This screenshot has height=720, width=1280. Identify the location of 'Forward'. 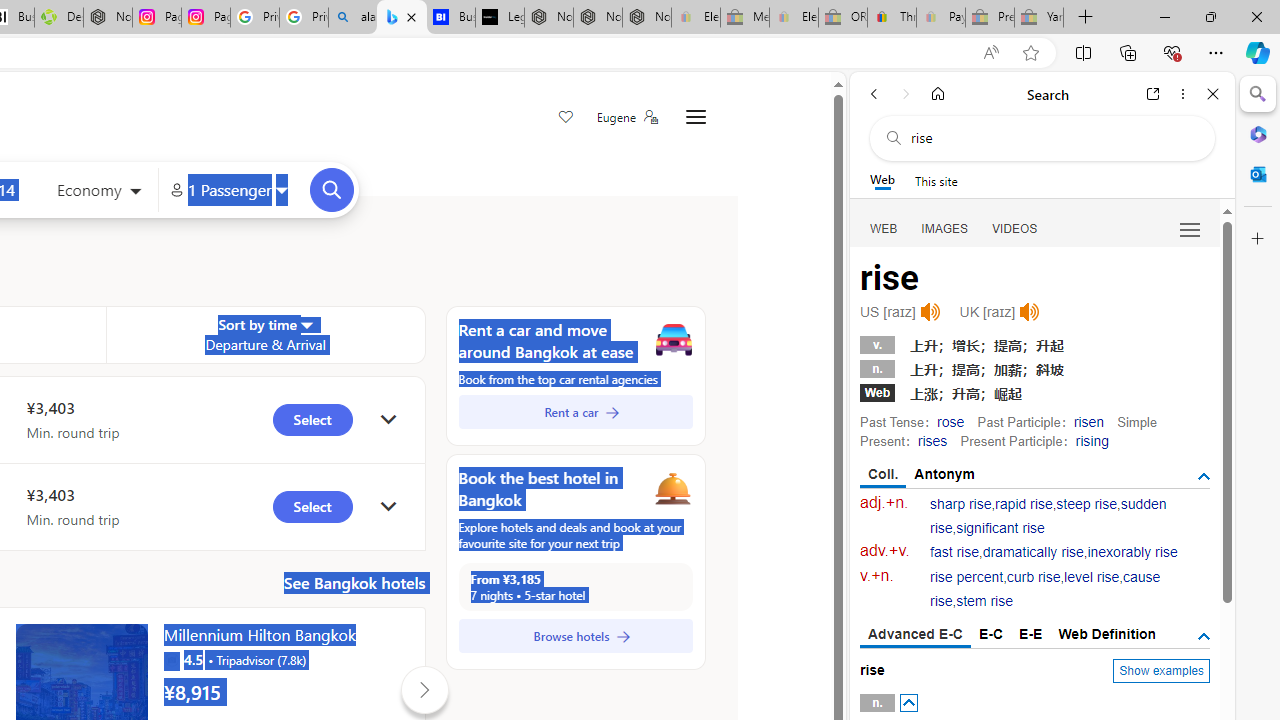
(905, 93).